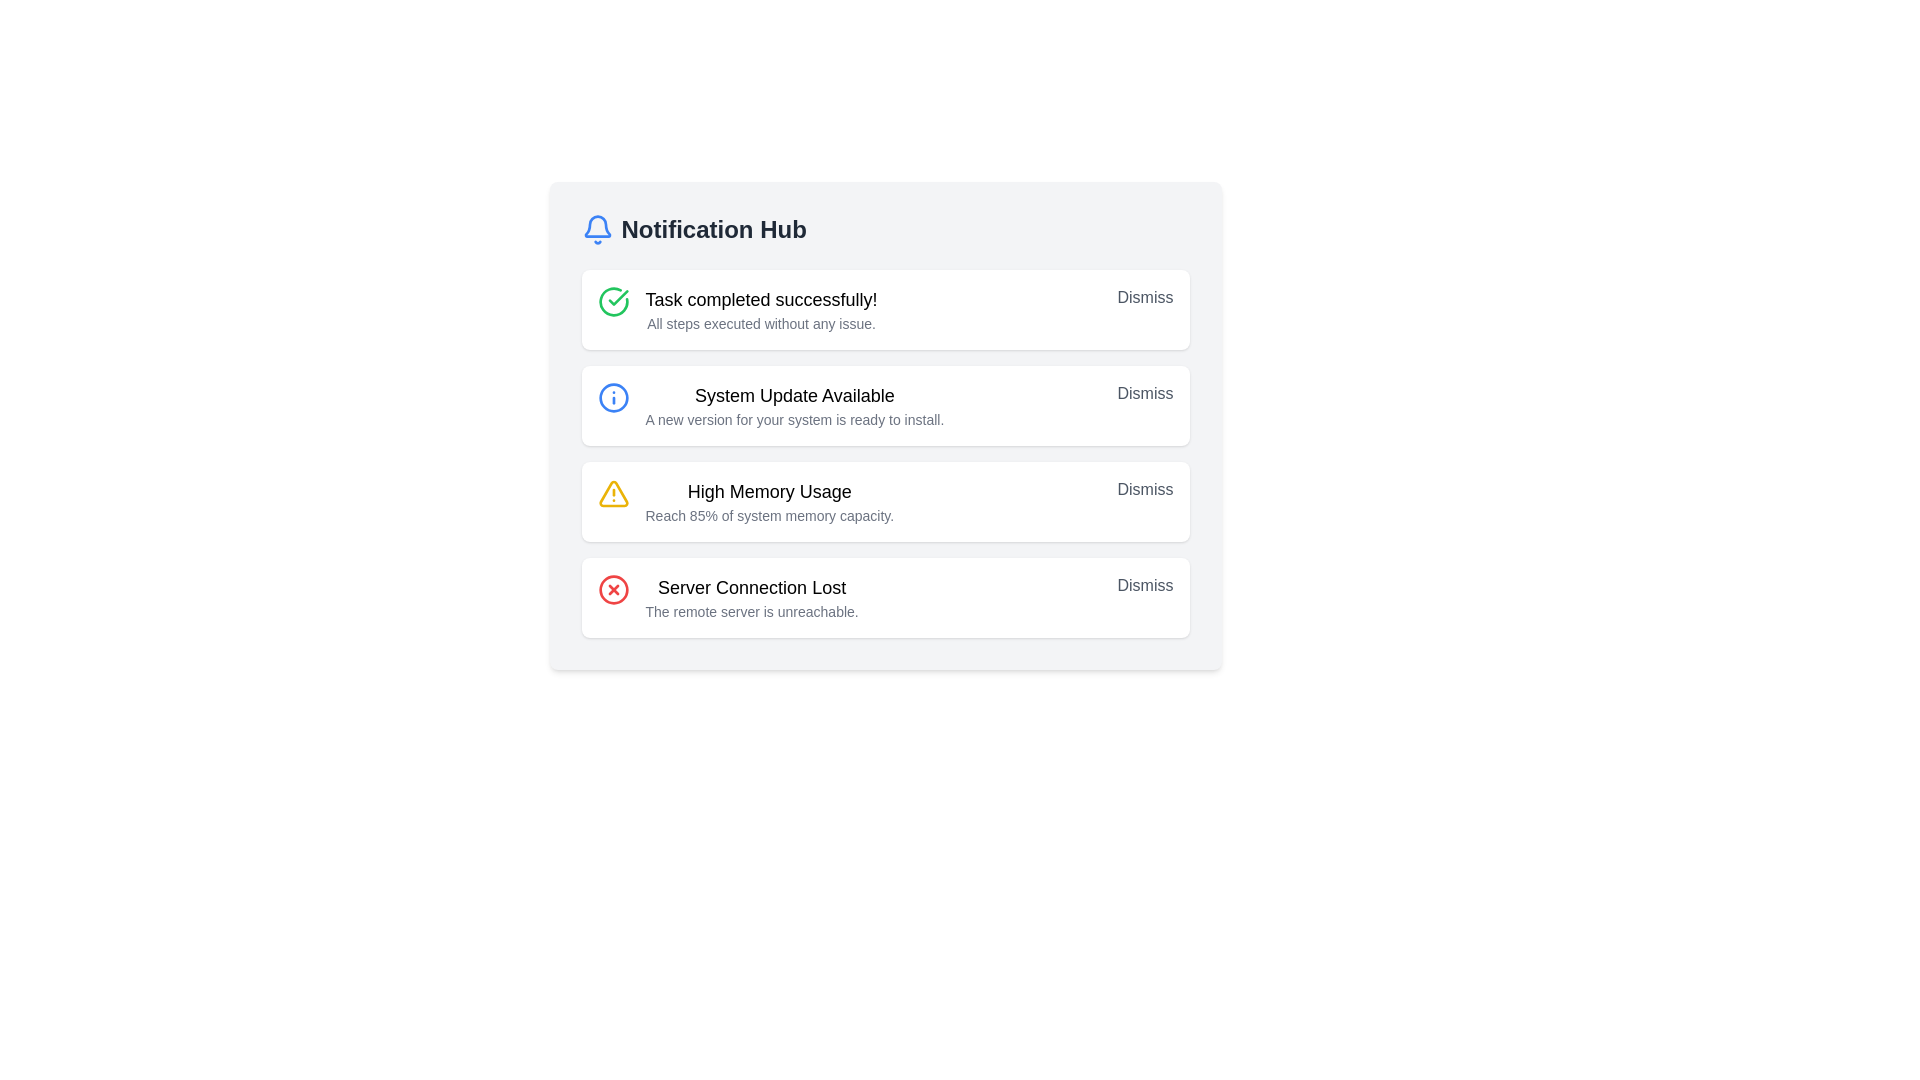  What do you see at coordinates (612, 493) in the screenshot?
I see `the triangular warning icon with a yellow outline and exclamation mark, which is positioned to the left of the 'High Memory Usage' notification text` at bounding box center [612, 493].